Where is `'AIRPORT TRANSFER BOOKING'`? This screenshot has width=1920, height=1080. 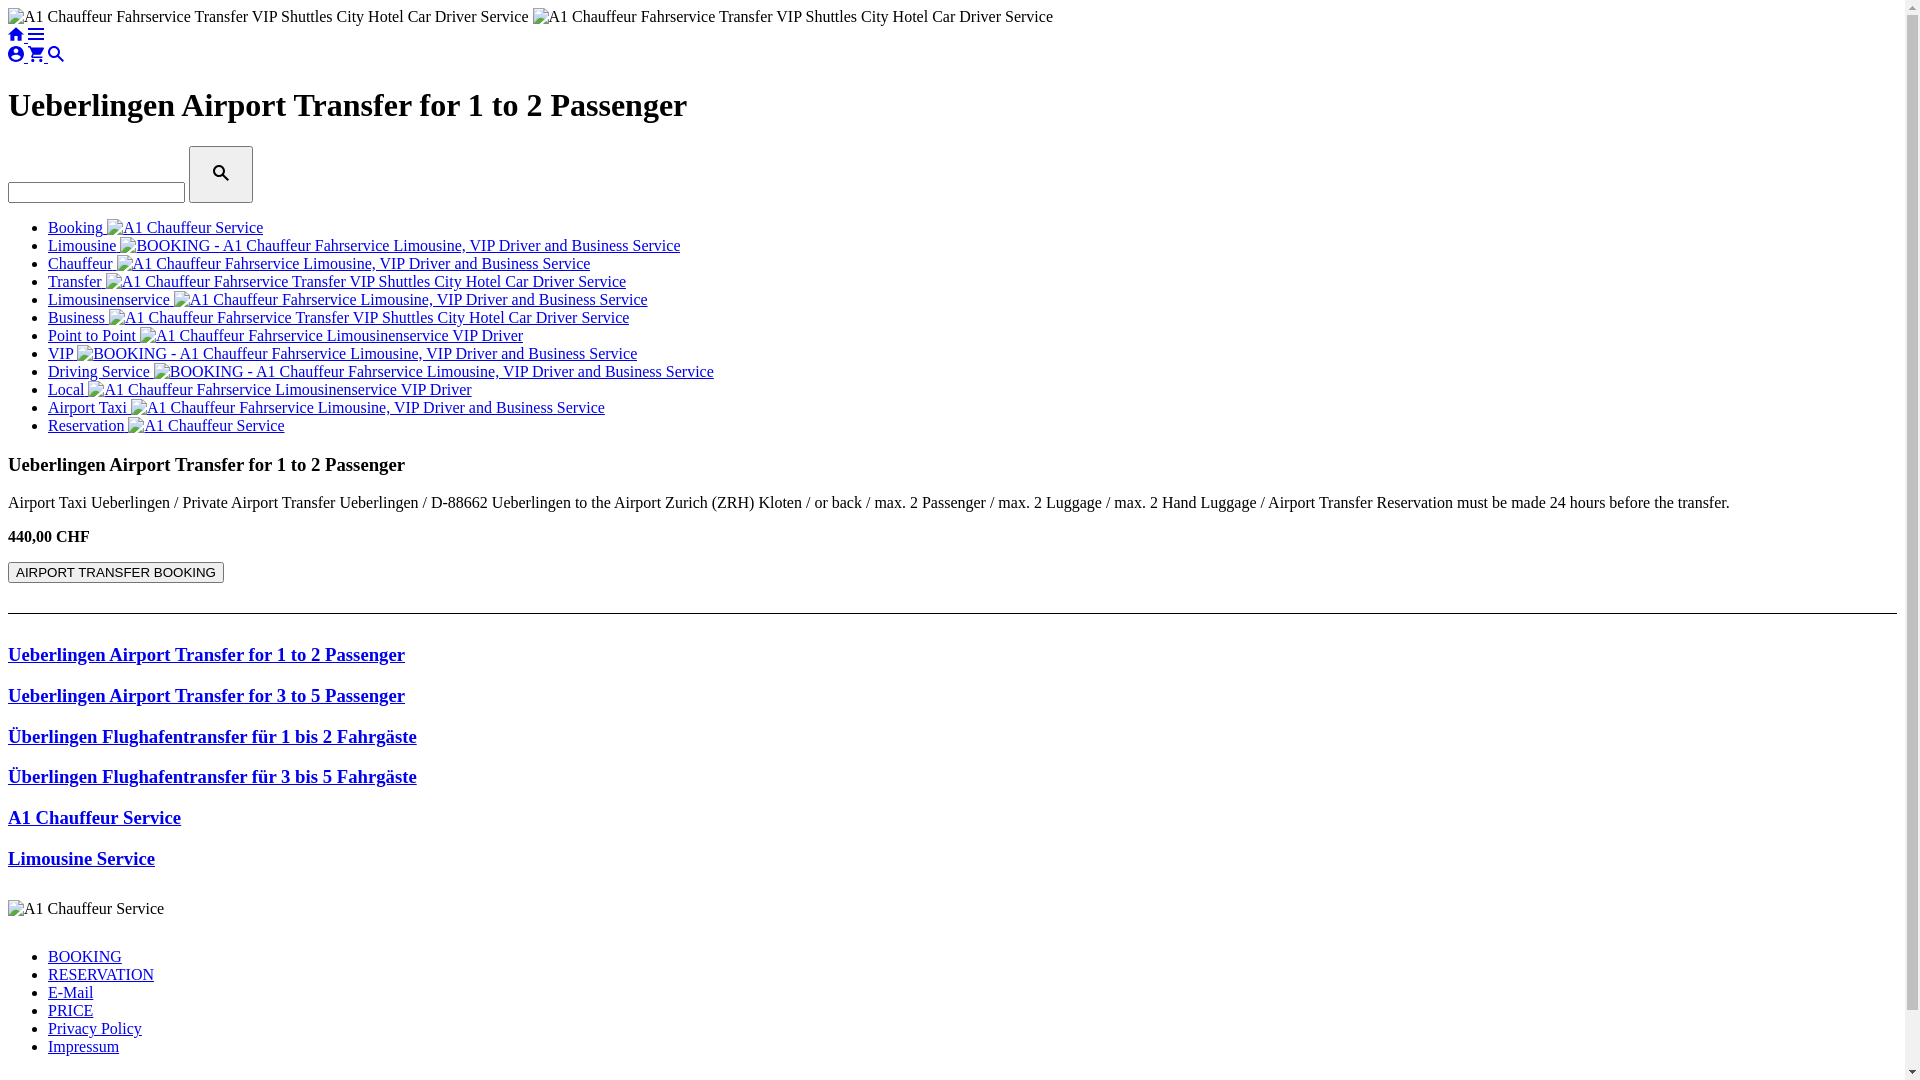
'AIRPORT TRANSFER BOOKING' is located at coordinates (8, 572).